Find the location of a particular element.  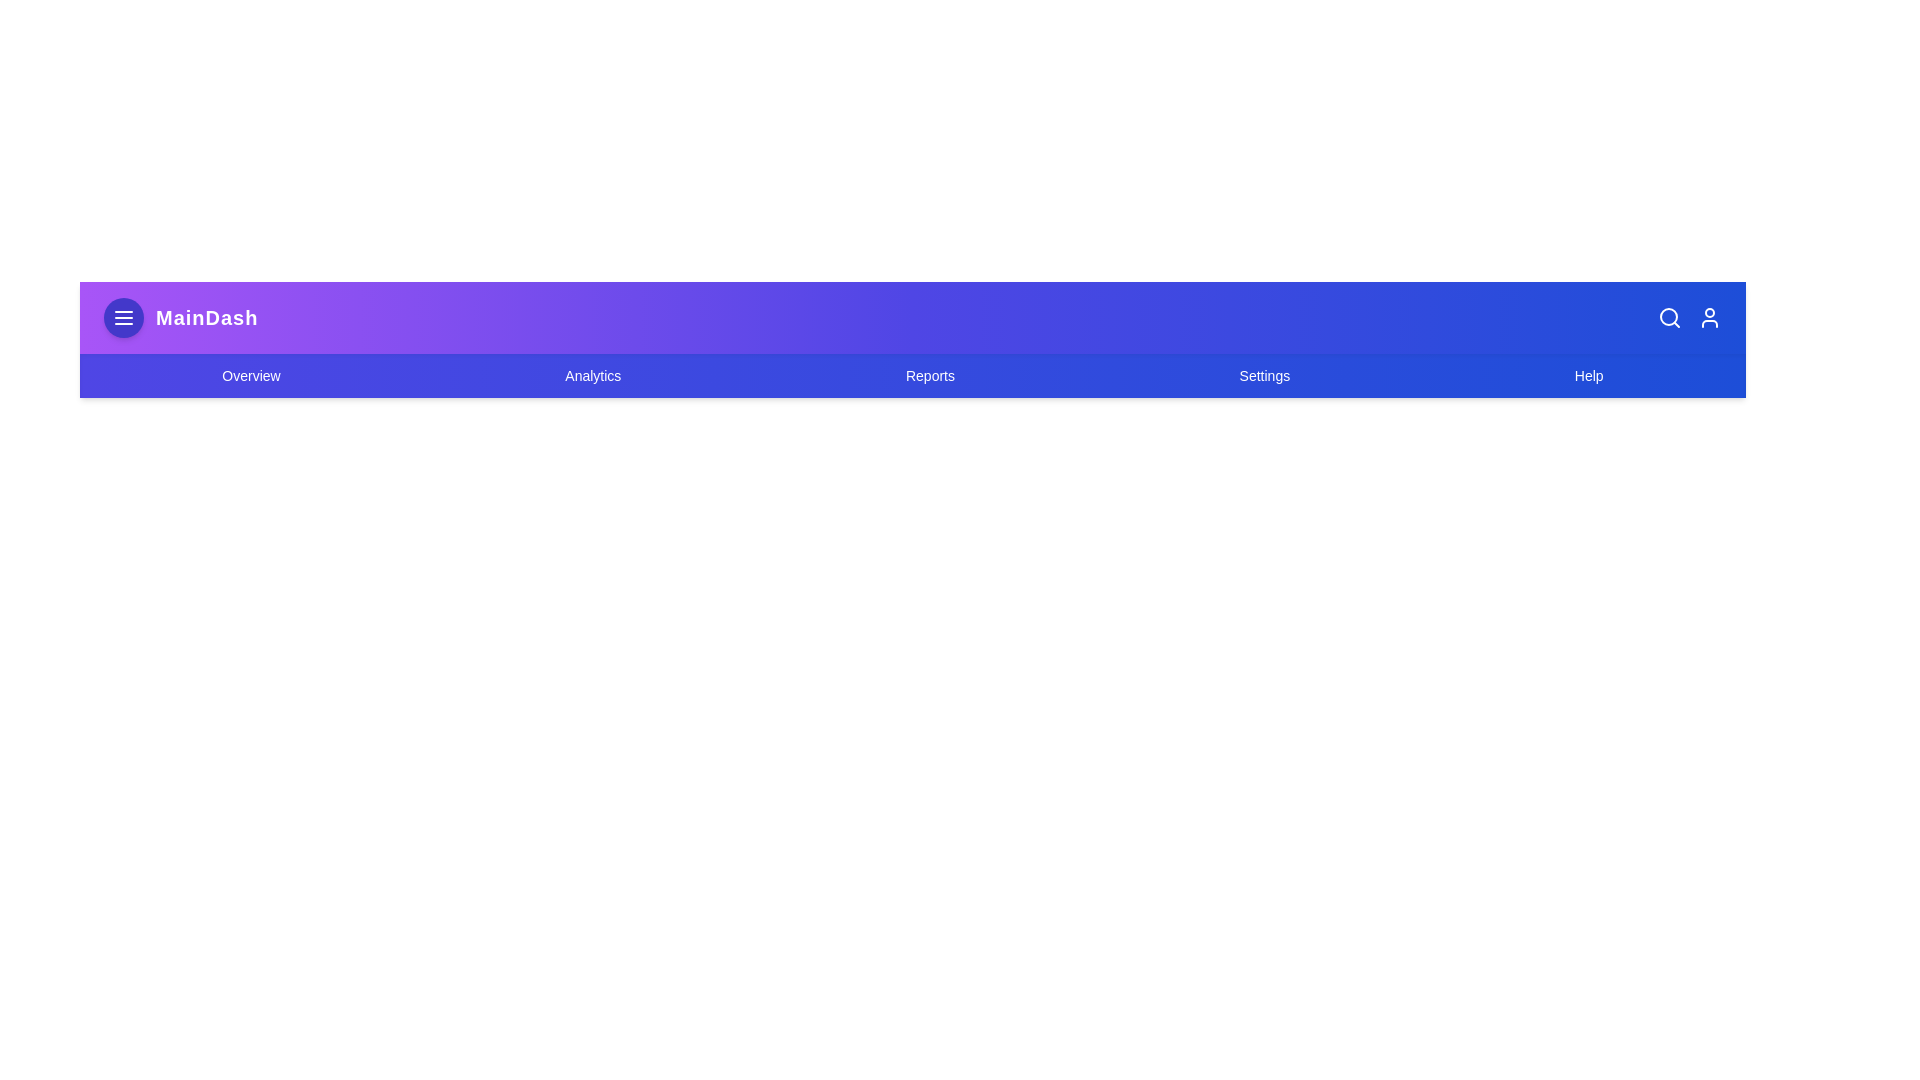

the navigation link Overview to navigate to its respective section is located at coordinates (249, 375).